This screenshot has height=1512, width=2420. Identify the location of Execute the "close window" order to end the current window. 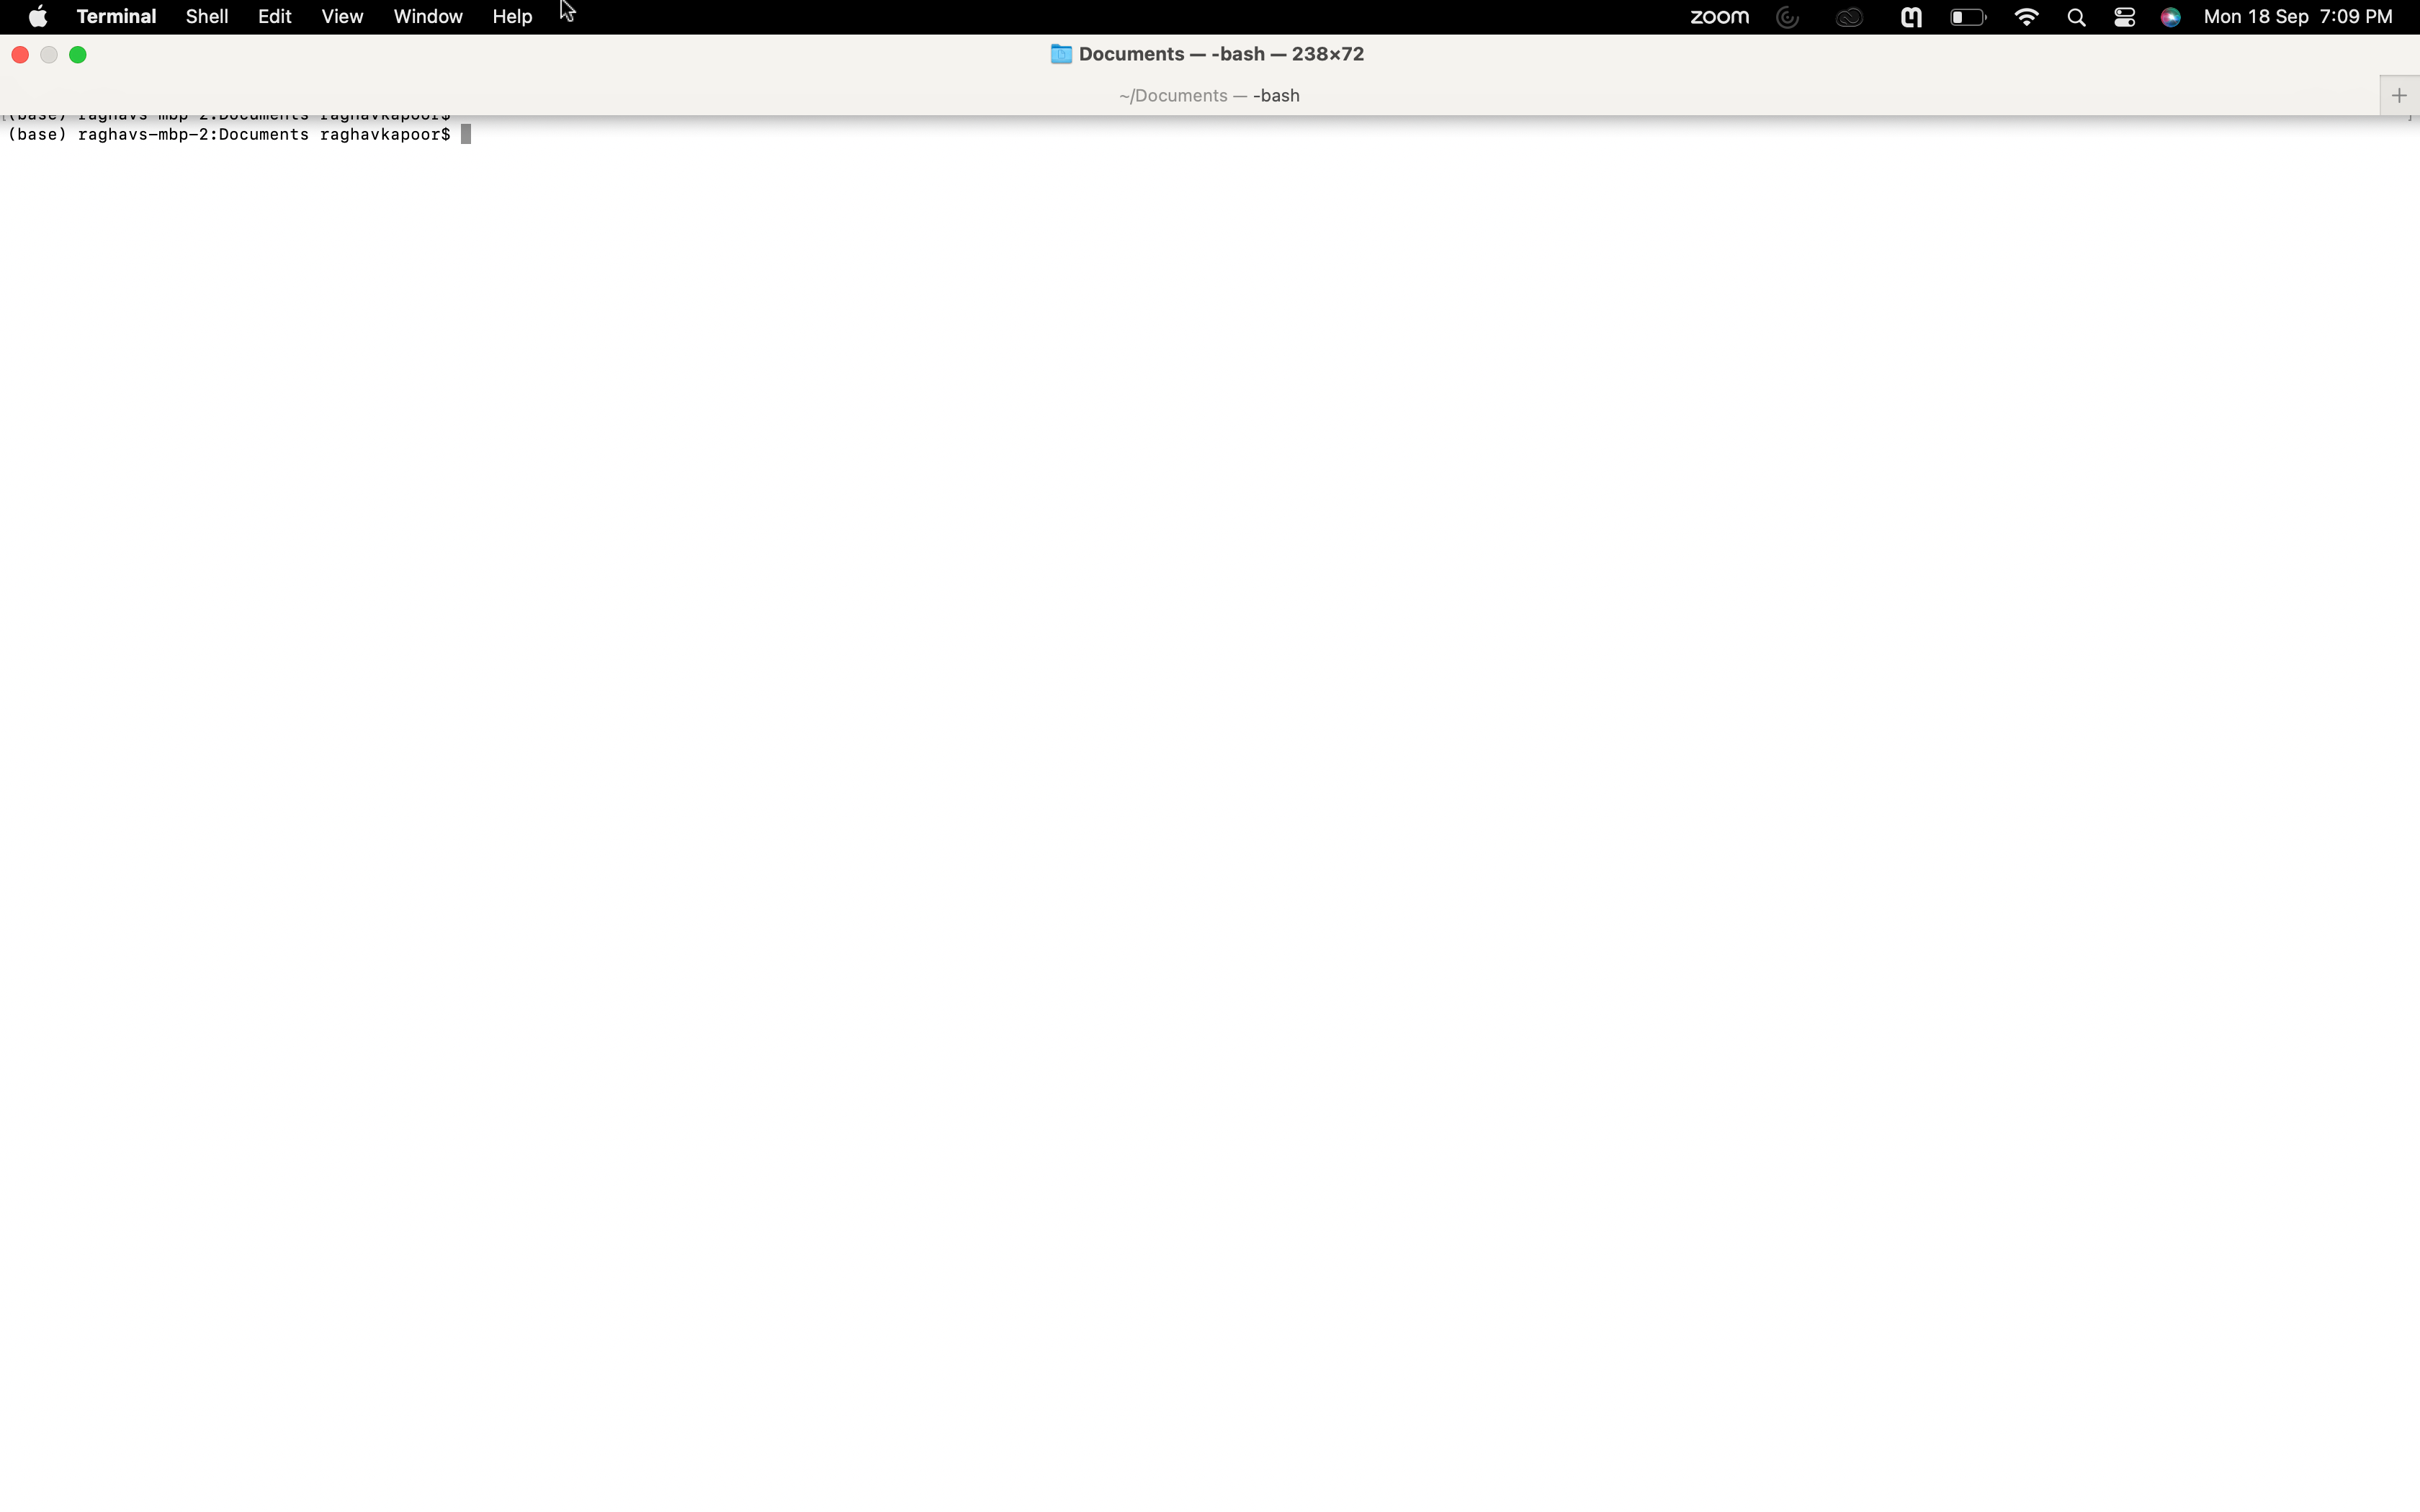
(19, 51).